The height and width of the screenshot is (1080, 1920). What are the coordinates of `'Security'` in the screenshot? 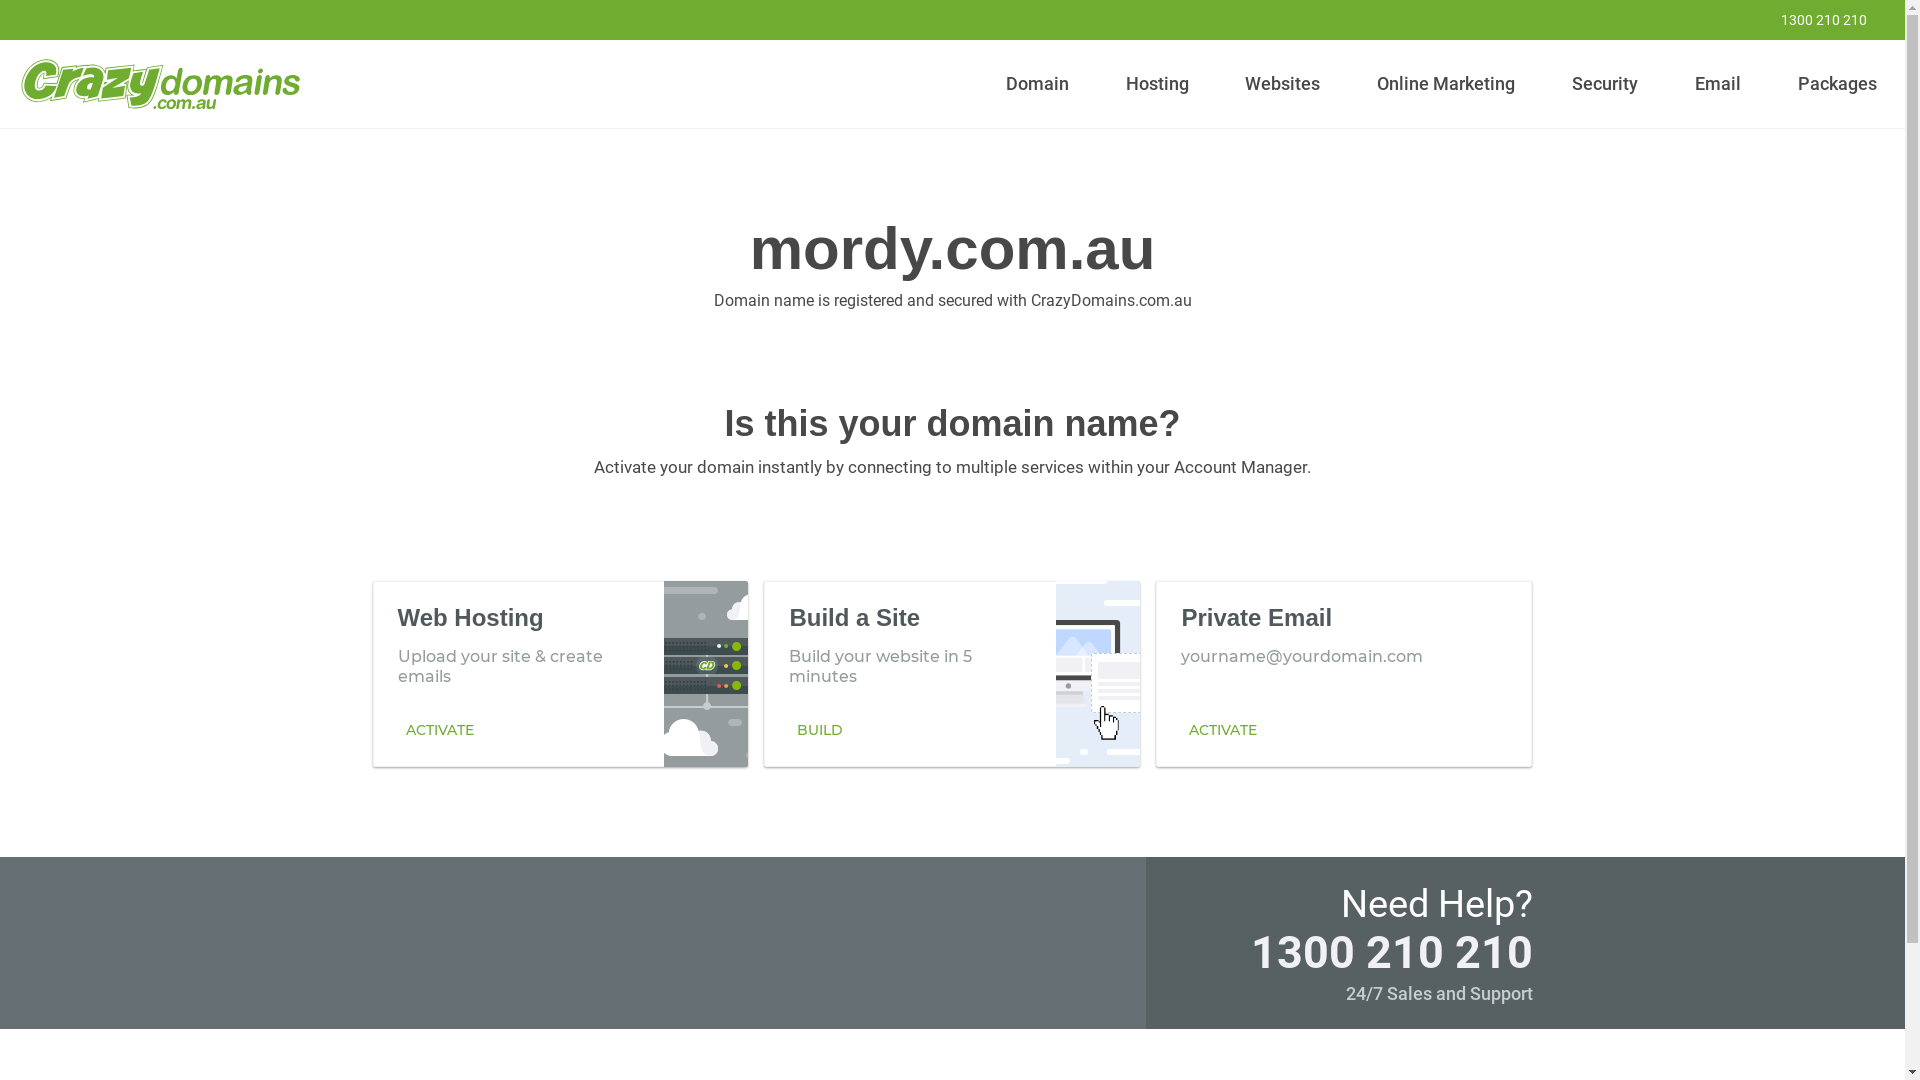 It's located at (1563, 83).